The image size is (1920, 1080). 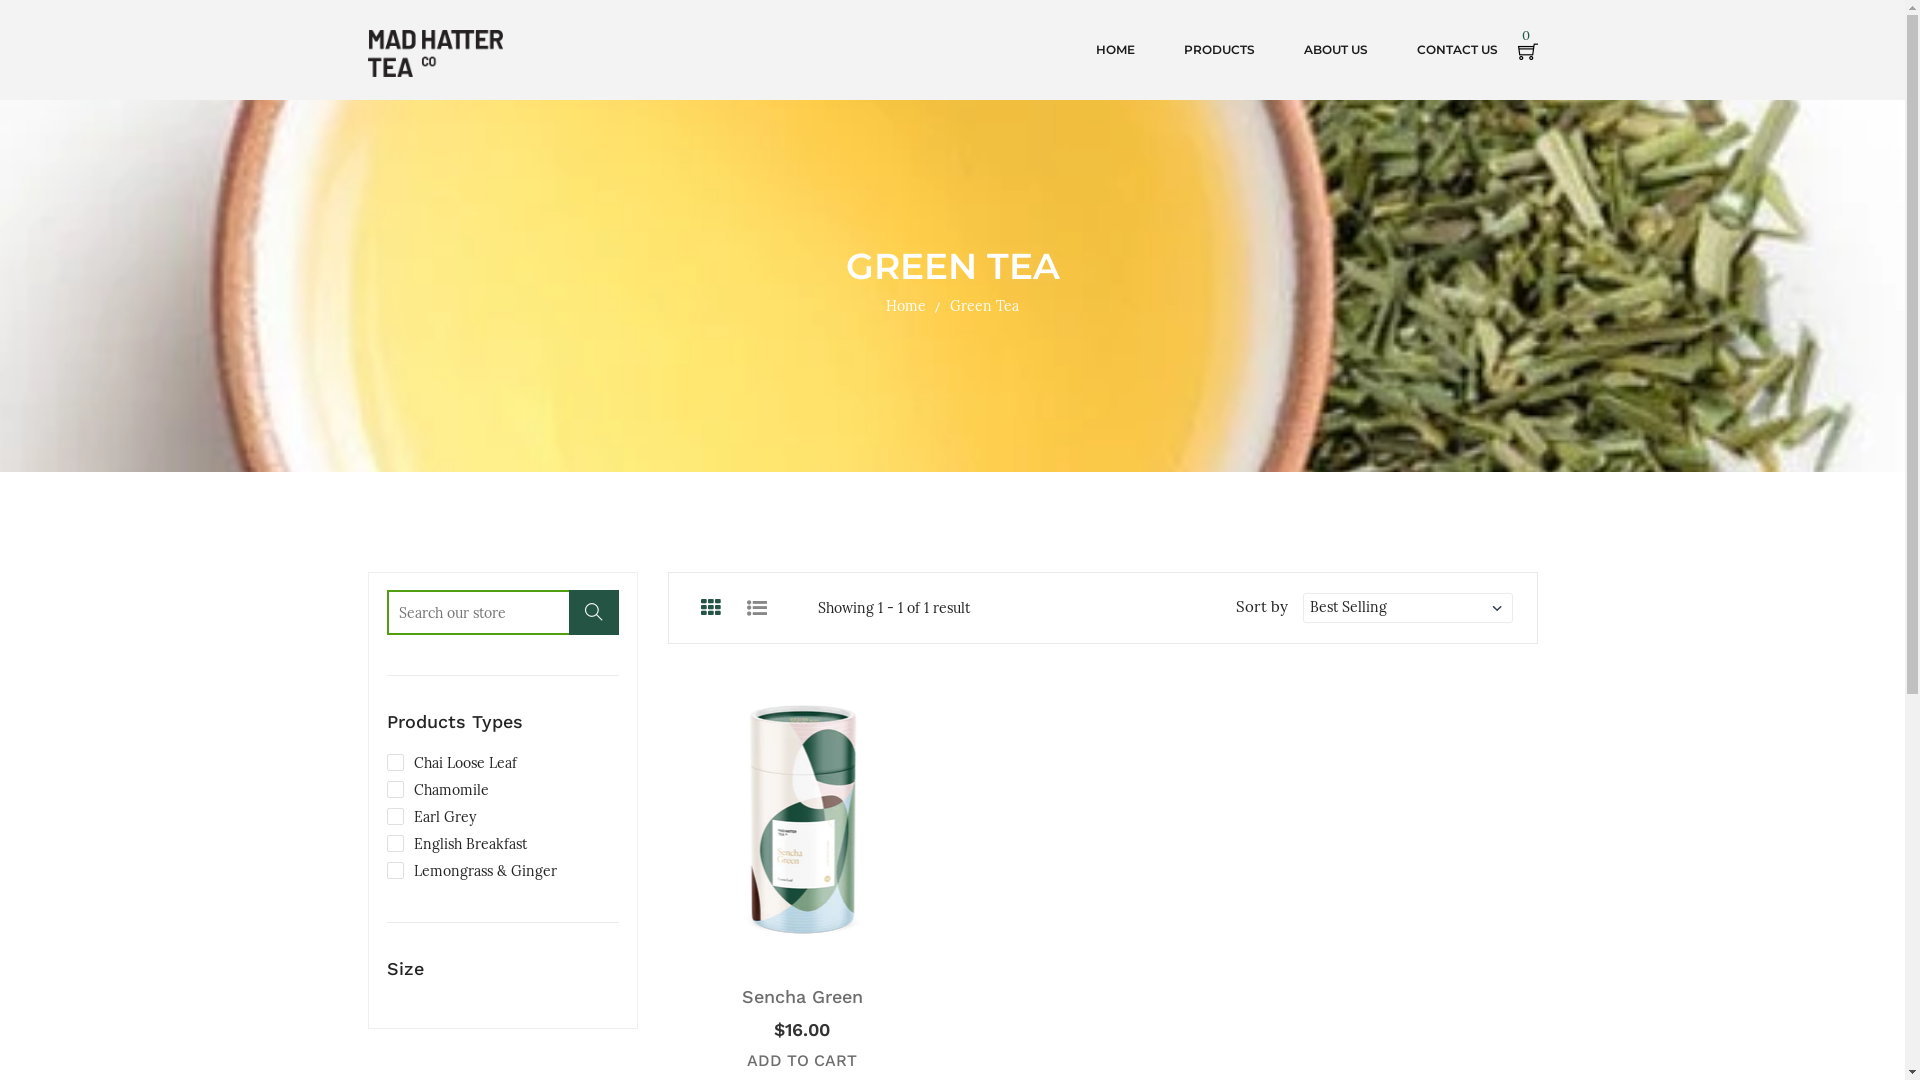 I want to click on 'ABOUT US', so click(x=1335, y=49).